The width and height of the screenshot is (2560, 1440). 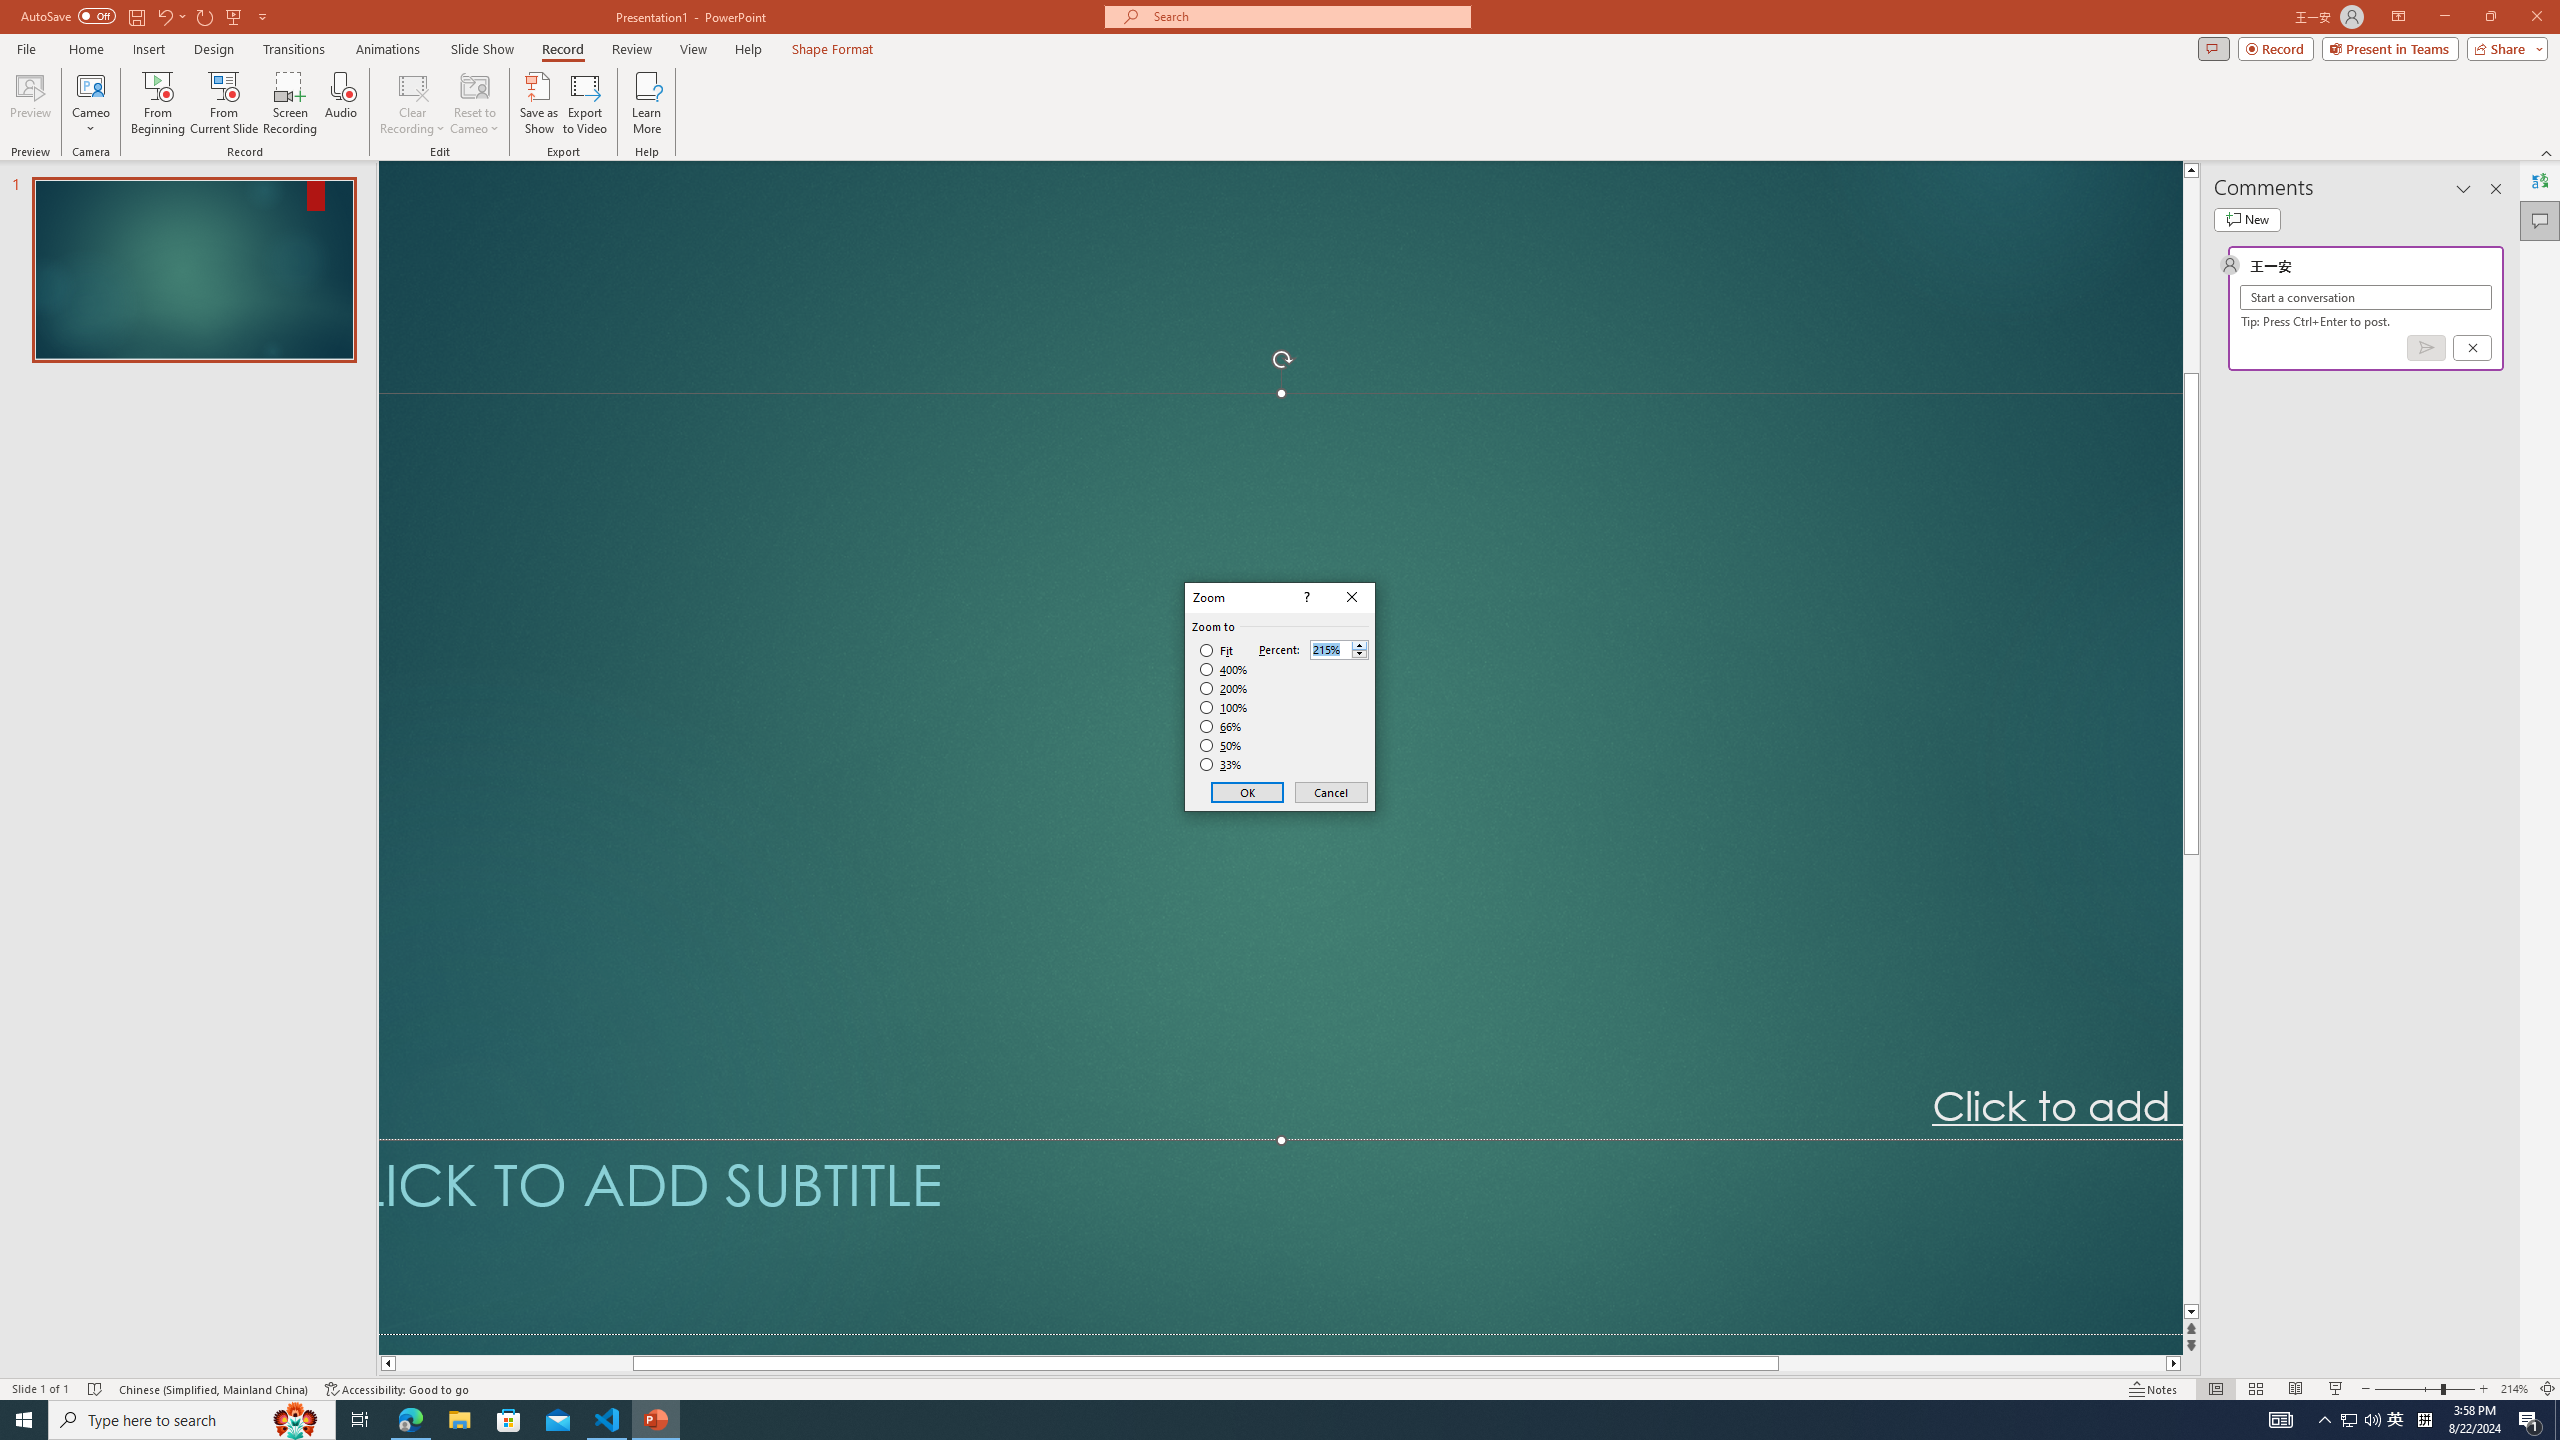 I want to click on 'More', so click(x=1358, y=644).